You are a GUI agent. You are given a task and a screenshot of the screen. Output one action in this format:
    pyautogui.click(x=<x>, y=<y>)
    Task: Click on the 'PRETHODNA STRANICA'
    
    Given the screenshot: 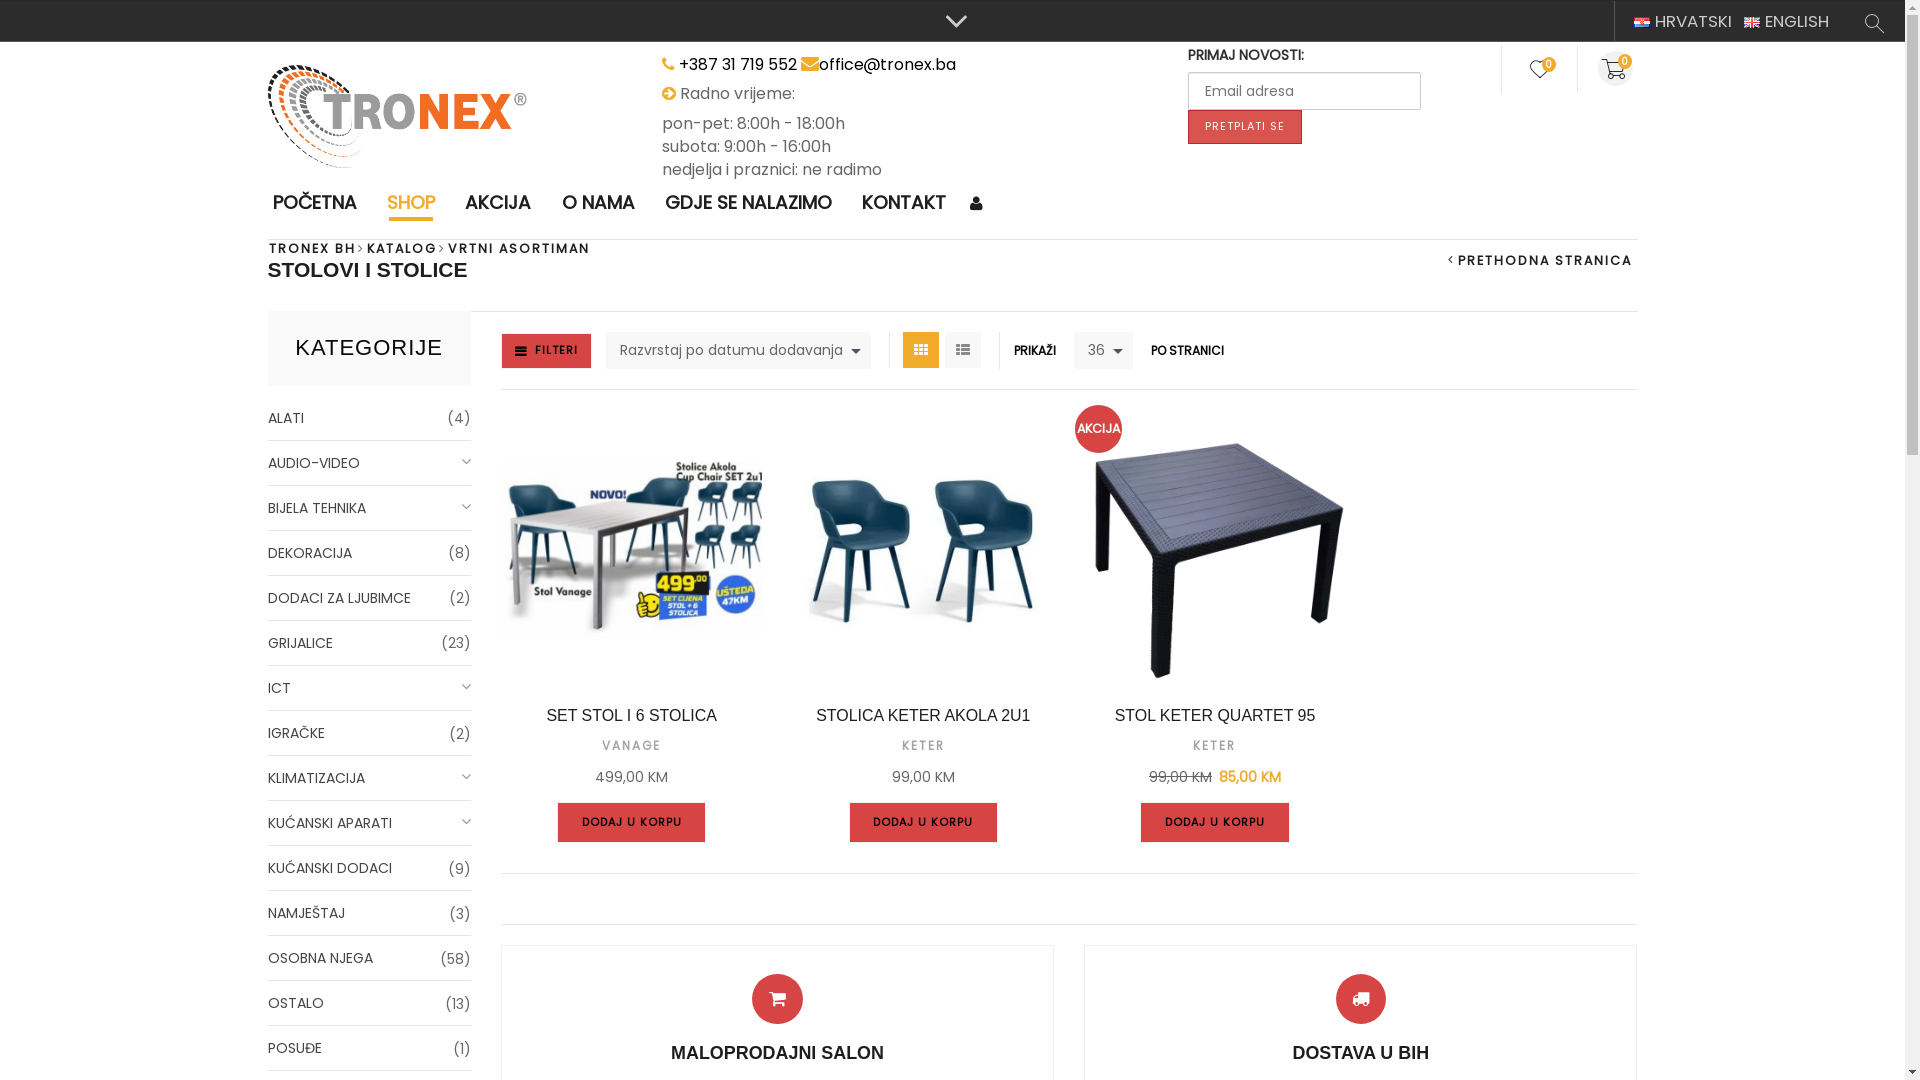 What is the action you would take?
    pyautogui.click(x=1539, y=259)
    